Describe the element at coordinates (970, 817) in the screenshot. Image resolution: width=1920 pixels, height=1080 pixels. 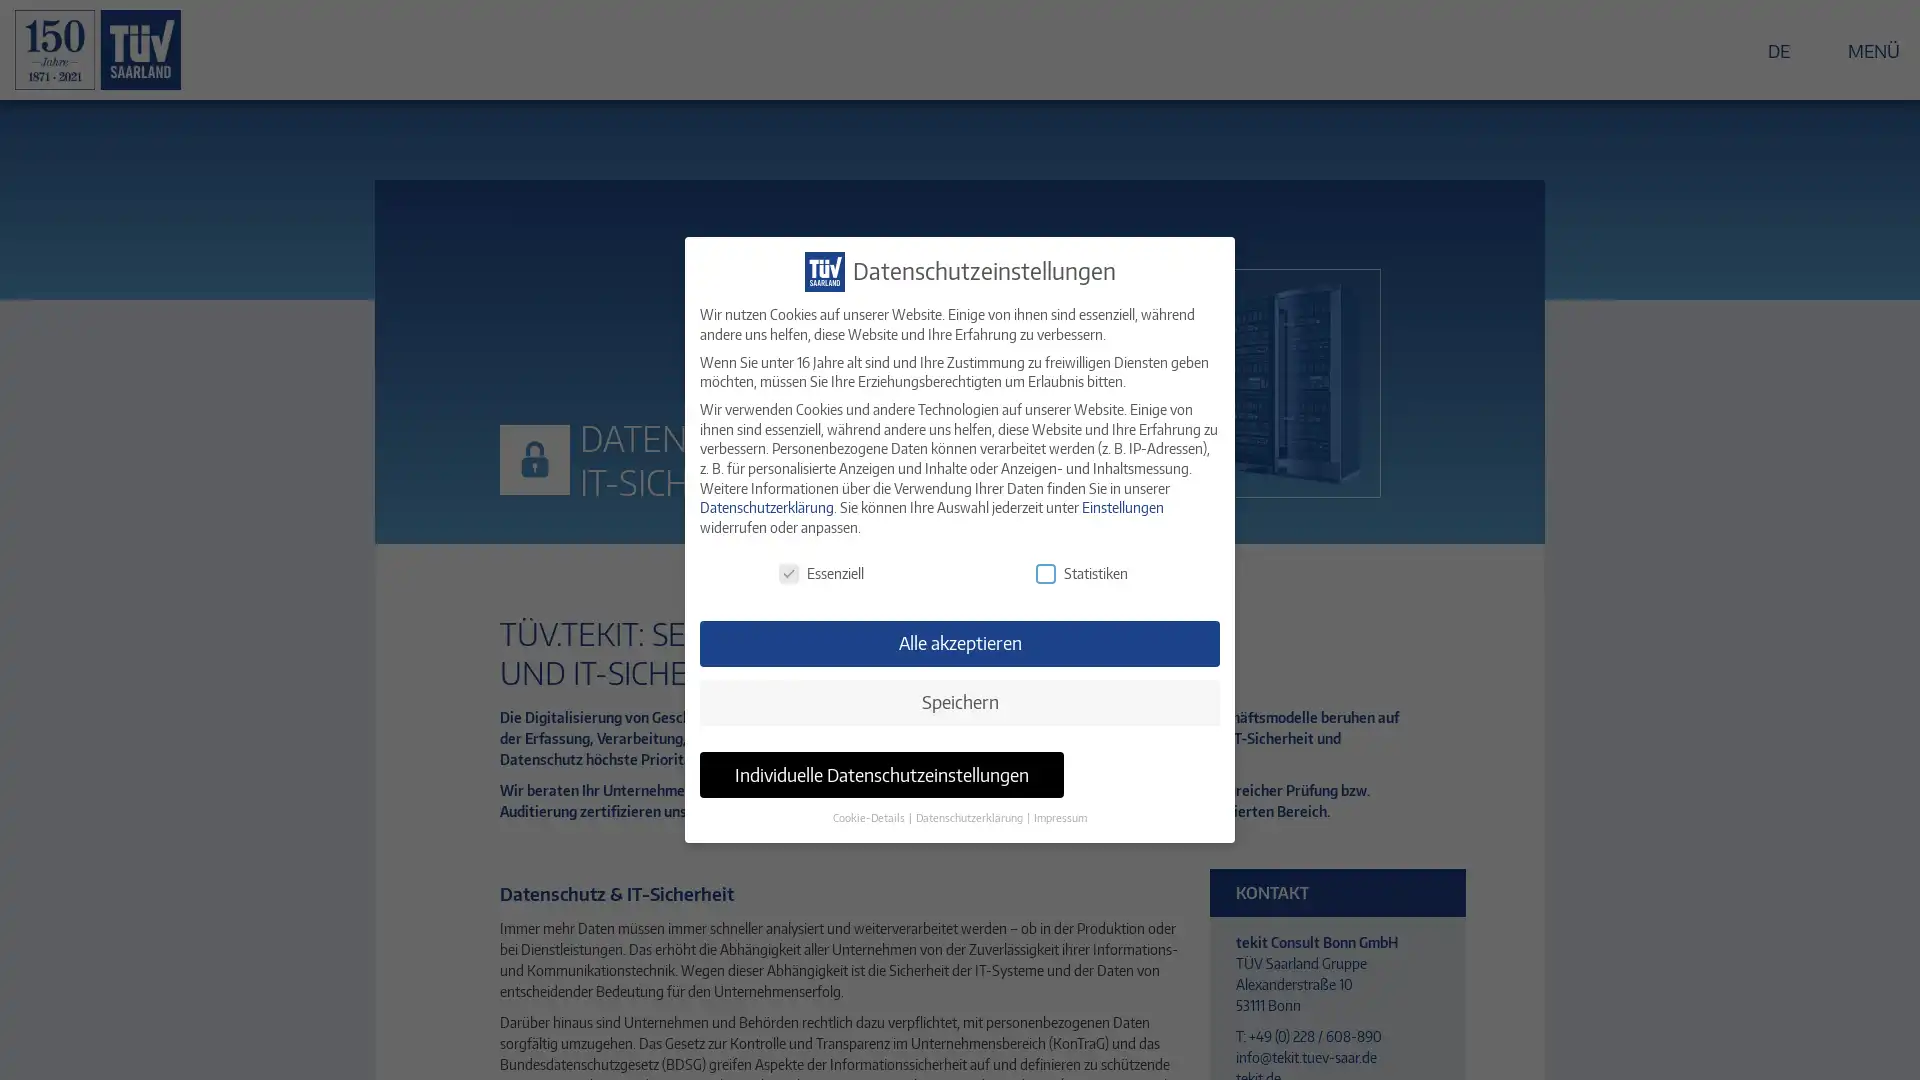
I see `Datenschutzerklarung` at that location.